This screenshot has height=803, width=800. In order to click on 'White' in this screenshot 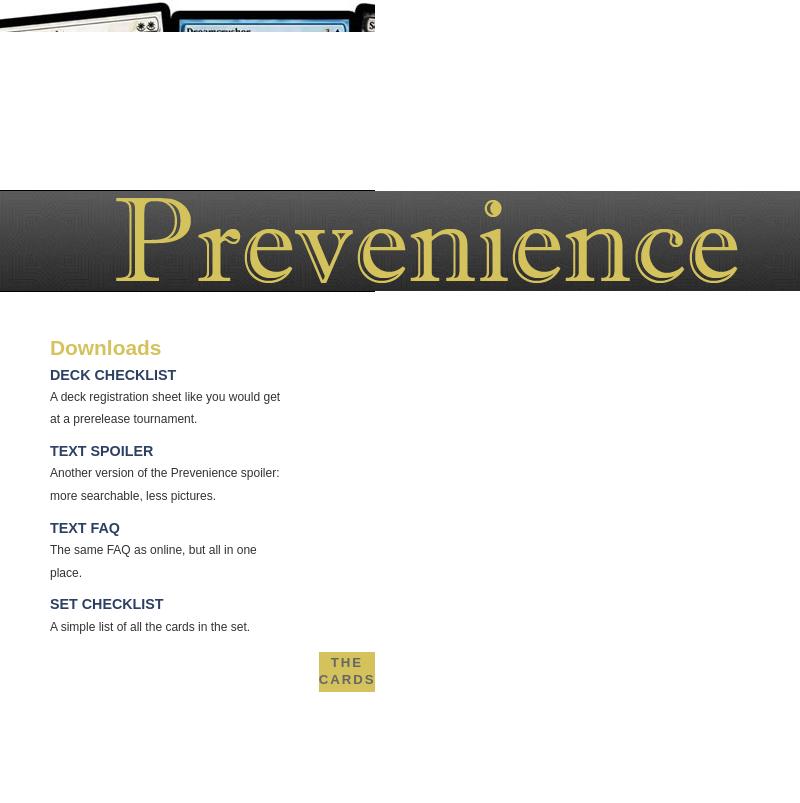, I will do `click(358, 705)`.